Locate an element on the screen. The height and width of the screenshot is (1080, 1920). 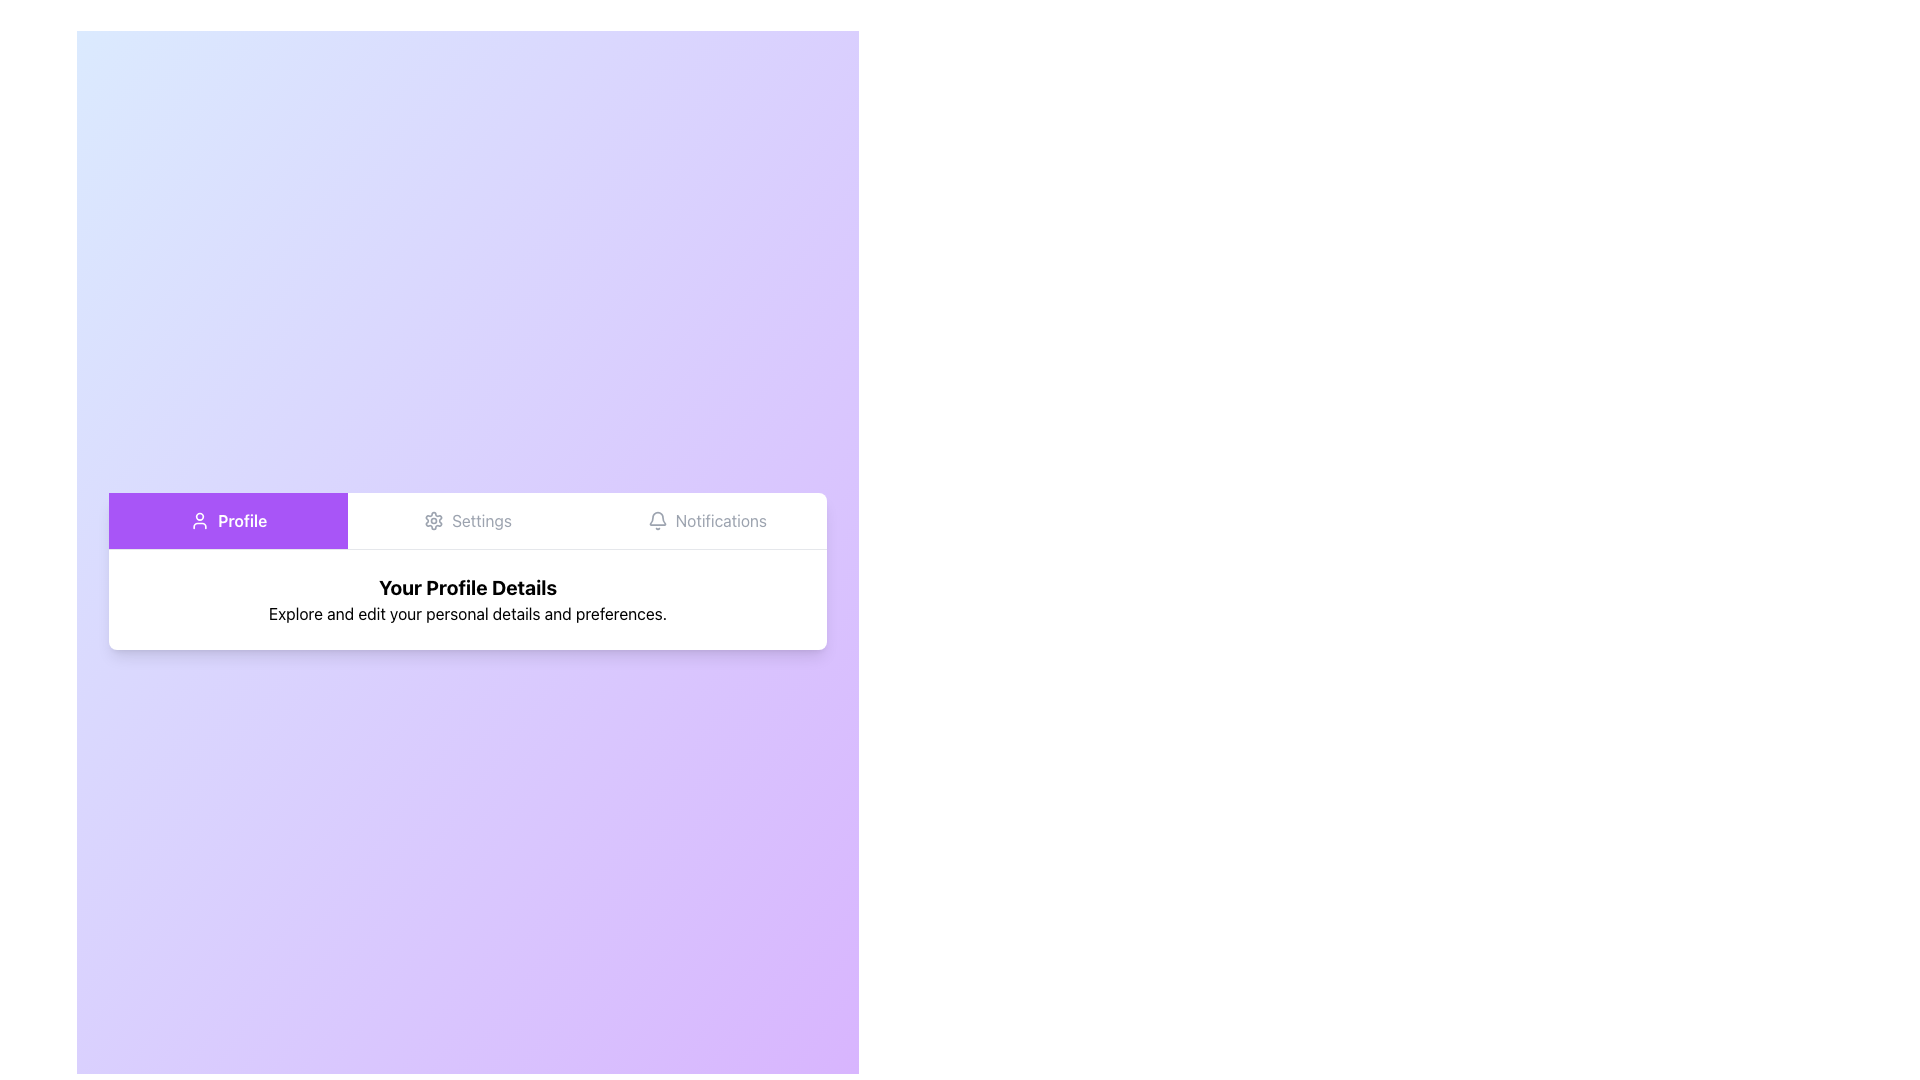
the settings icon located in the middle tab of the navigation bar, which is positioned between the 'Profile' and 'Notifications' tabs is located at coordinates (433, 519).